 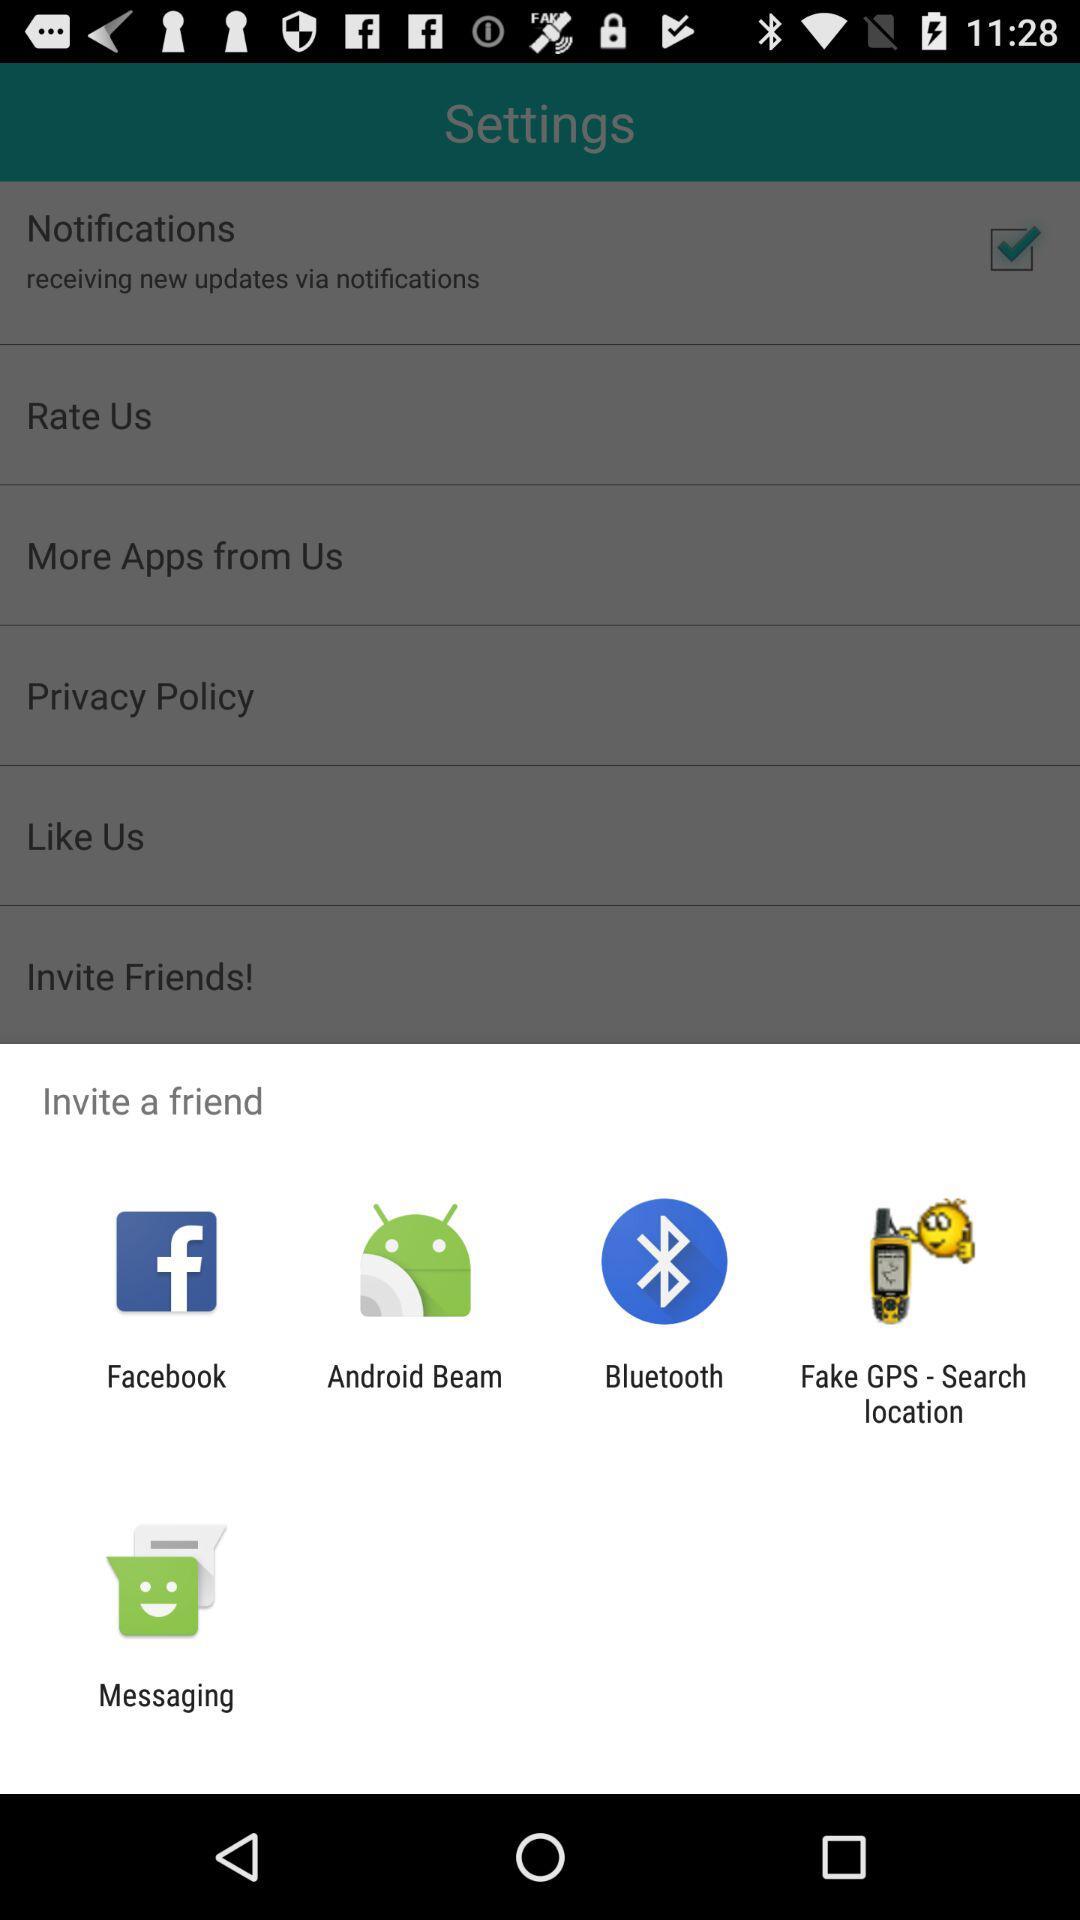 What do you see at coordinates (414, 1392) in the screenshot?
I see `the app next to bluetooth item` at bounding box center [414, 1392].